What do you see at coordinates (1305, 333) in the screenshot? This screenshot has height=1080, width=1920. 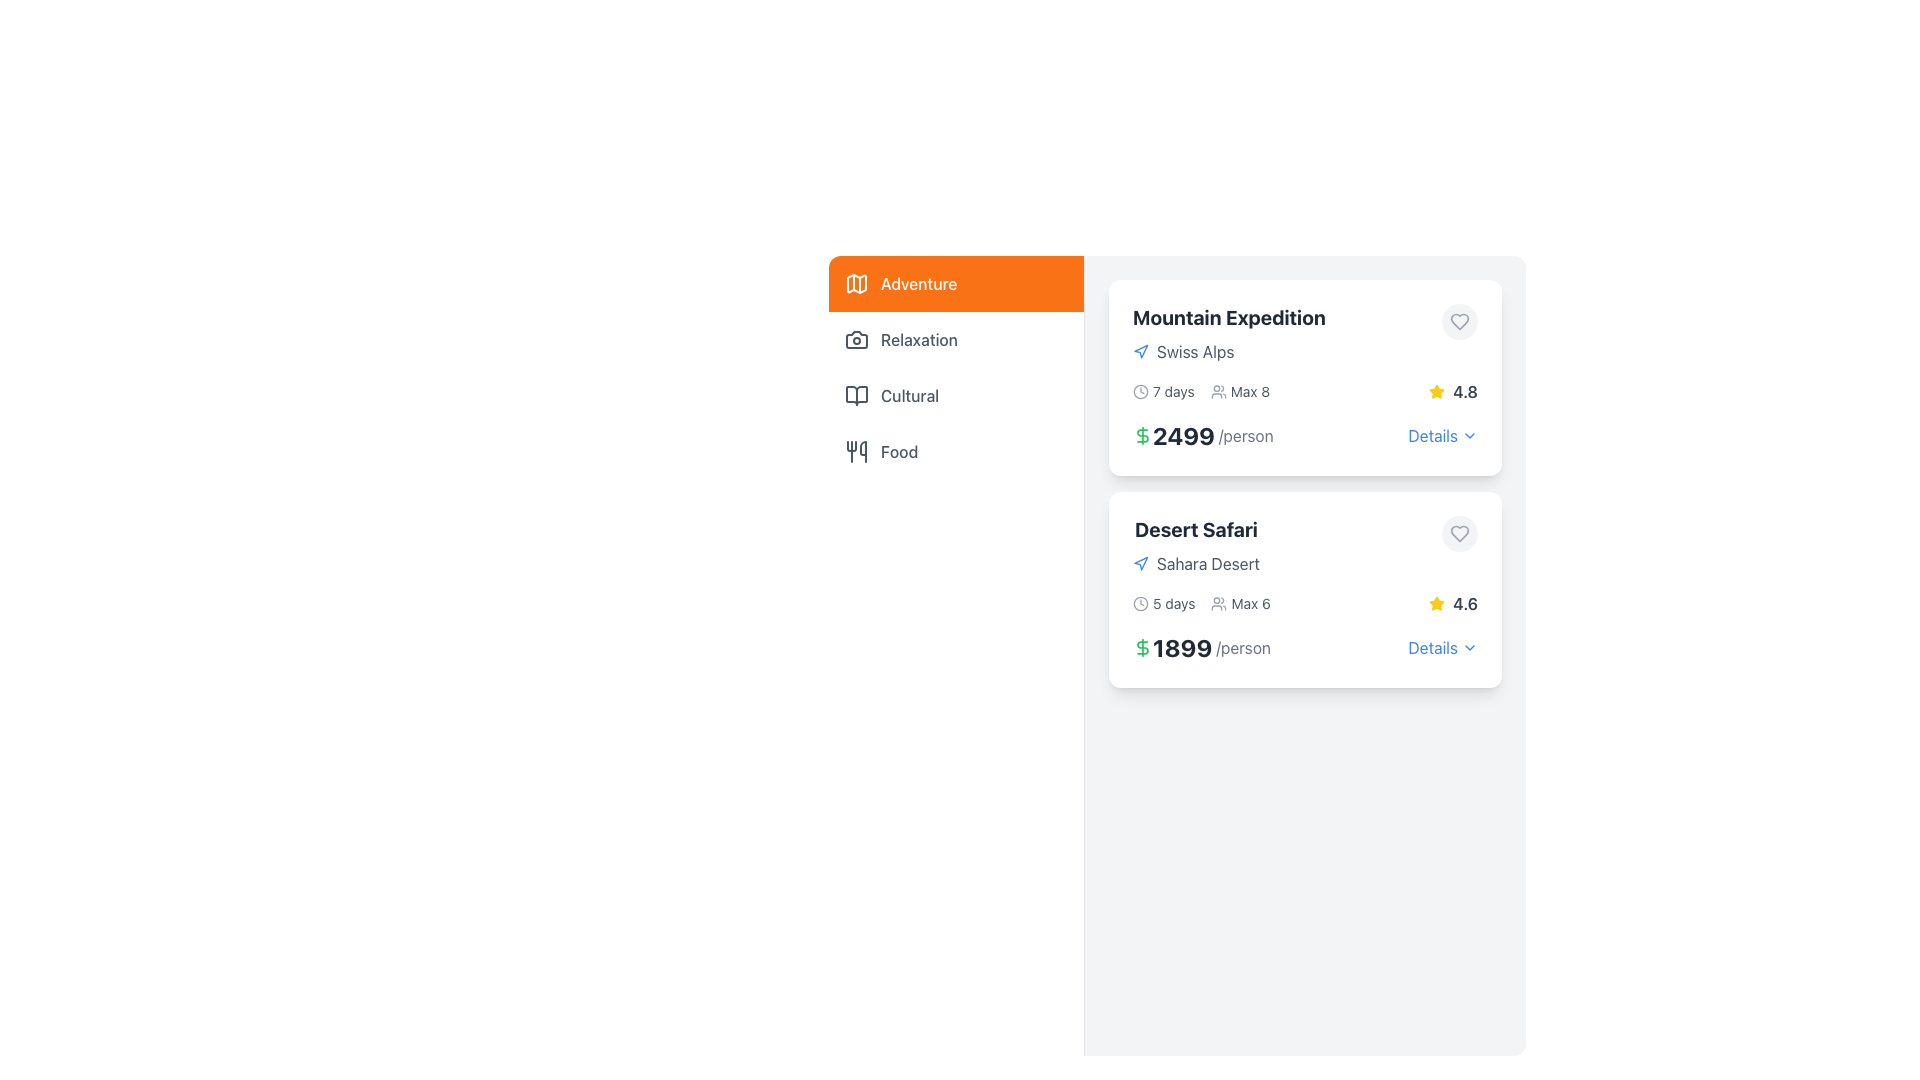 I see `the text information displayed in the card containing the heading 'Mountain Expedition' and the label 'Swiss Alps'` at bounding box center [1305, 333].